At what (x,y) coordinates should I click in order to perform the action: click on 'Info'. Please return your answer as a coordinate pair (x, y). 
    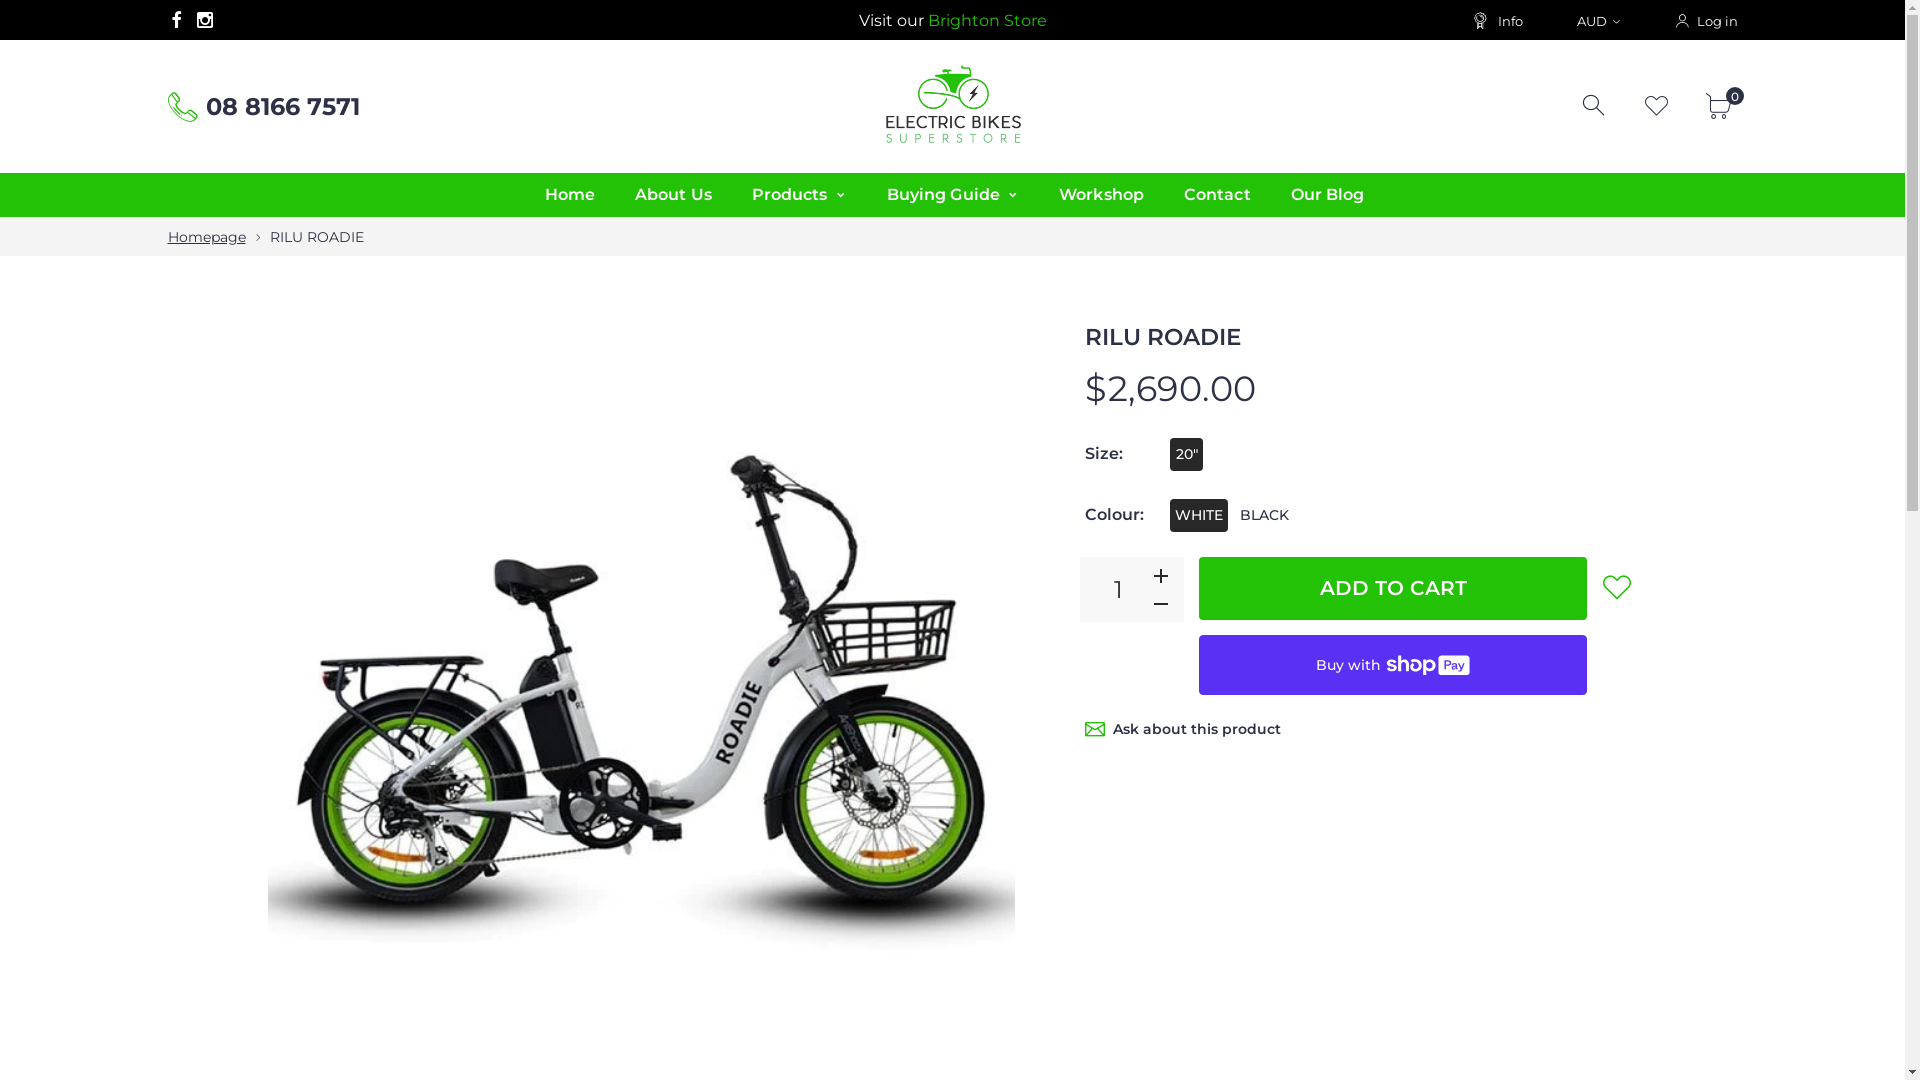
    Looking at the image, I should click on (1496, 19).